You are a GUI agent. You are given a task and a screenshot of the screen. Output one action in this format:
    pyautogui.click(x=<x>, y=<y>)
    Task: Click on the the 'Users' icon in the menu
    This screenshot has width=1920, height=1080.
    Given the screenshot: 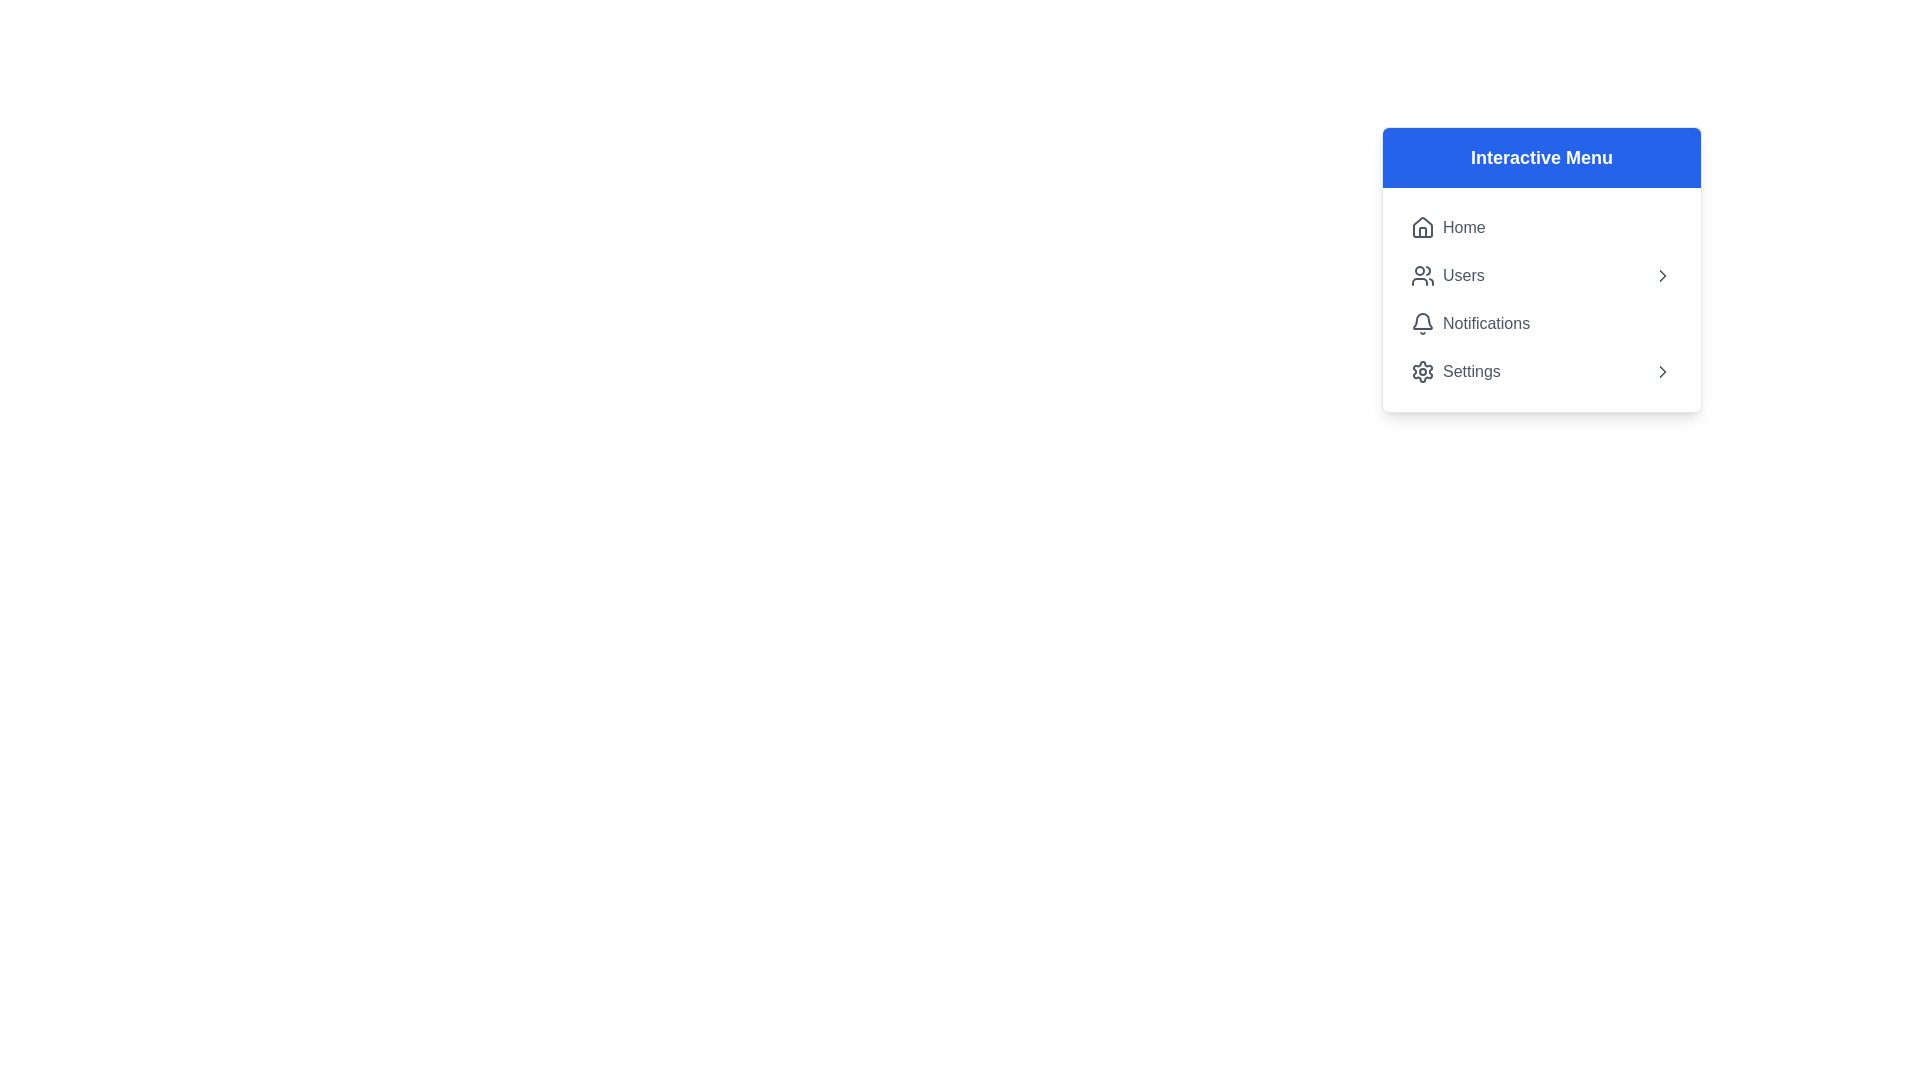 What is the action you would take?
    pyautogui.click(x=1421, y=276)
    